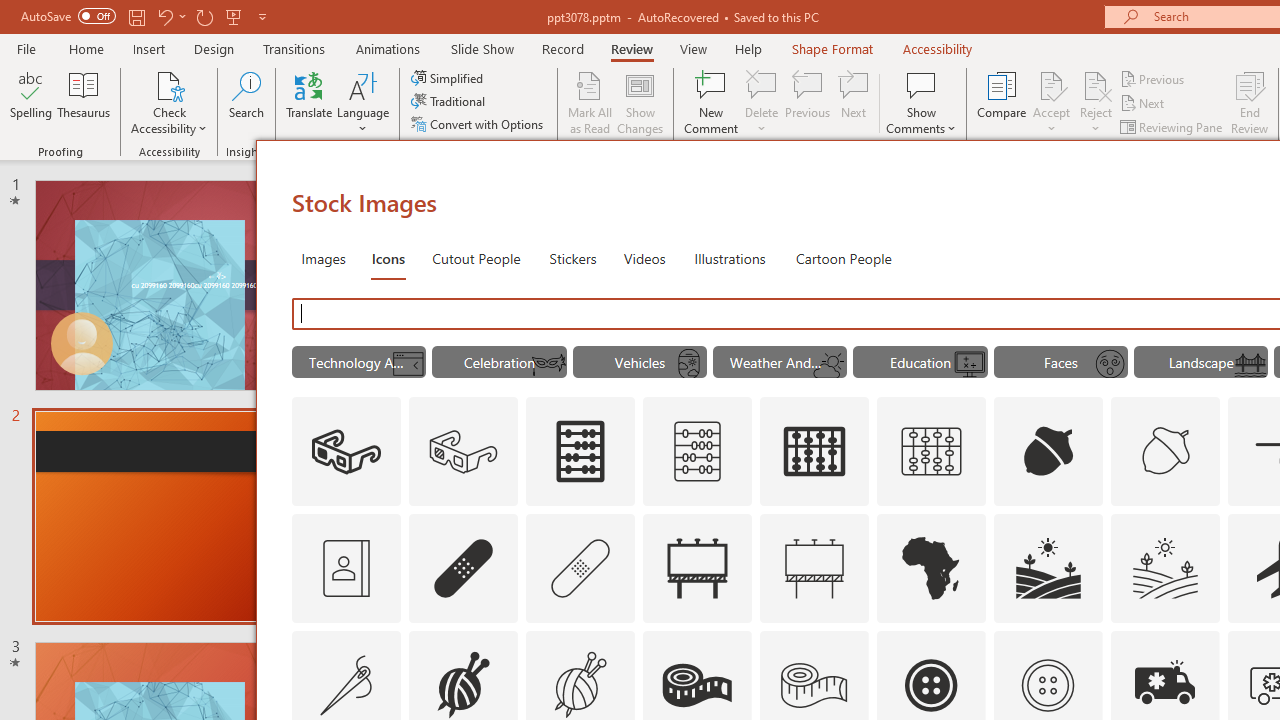 This screenshot has width=1280, height=720. What do you see at coordinates (448, 77) in the screenshot?
I see `'Simplified'` at bounding box center [448, 77].